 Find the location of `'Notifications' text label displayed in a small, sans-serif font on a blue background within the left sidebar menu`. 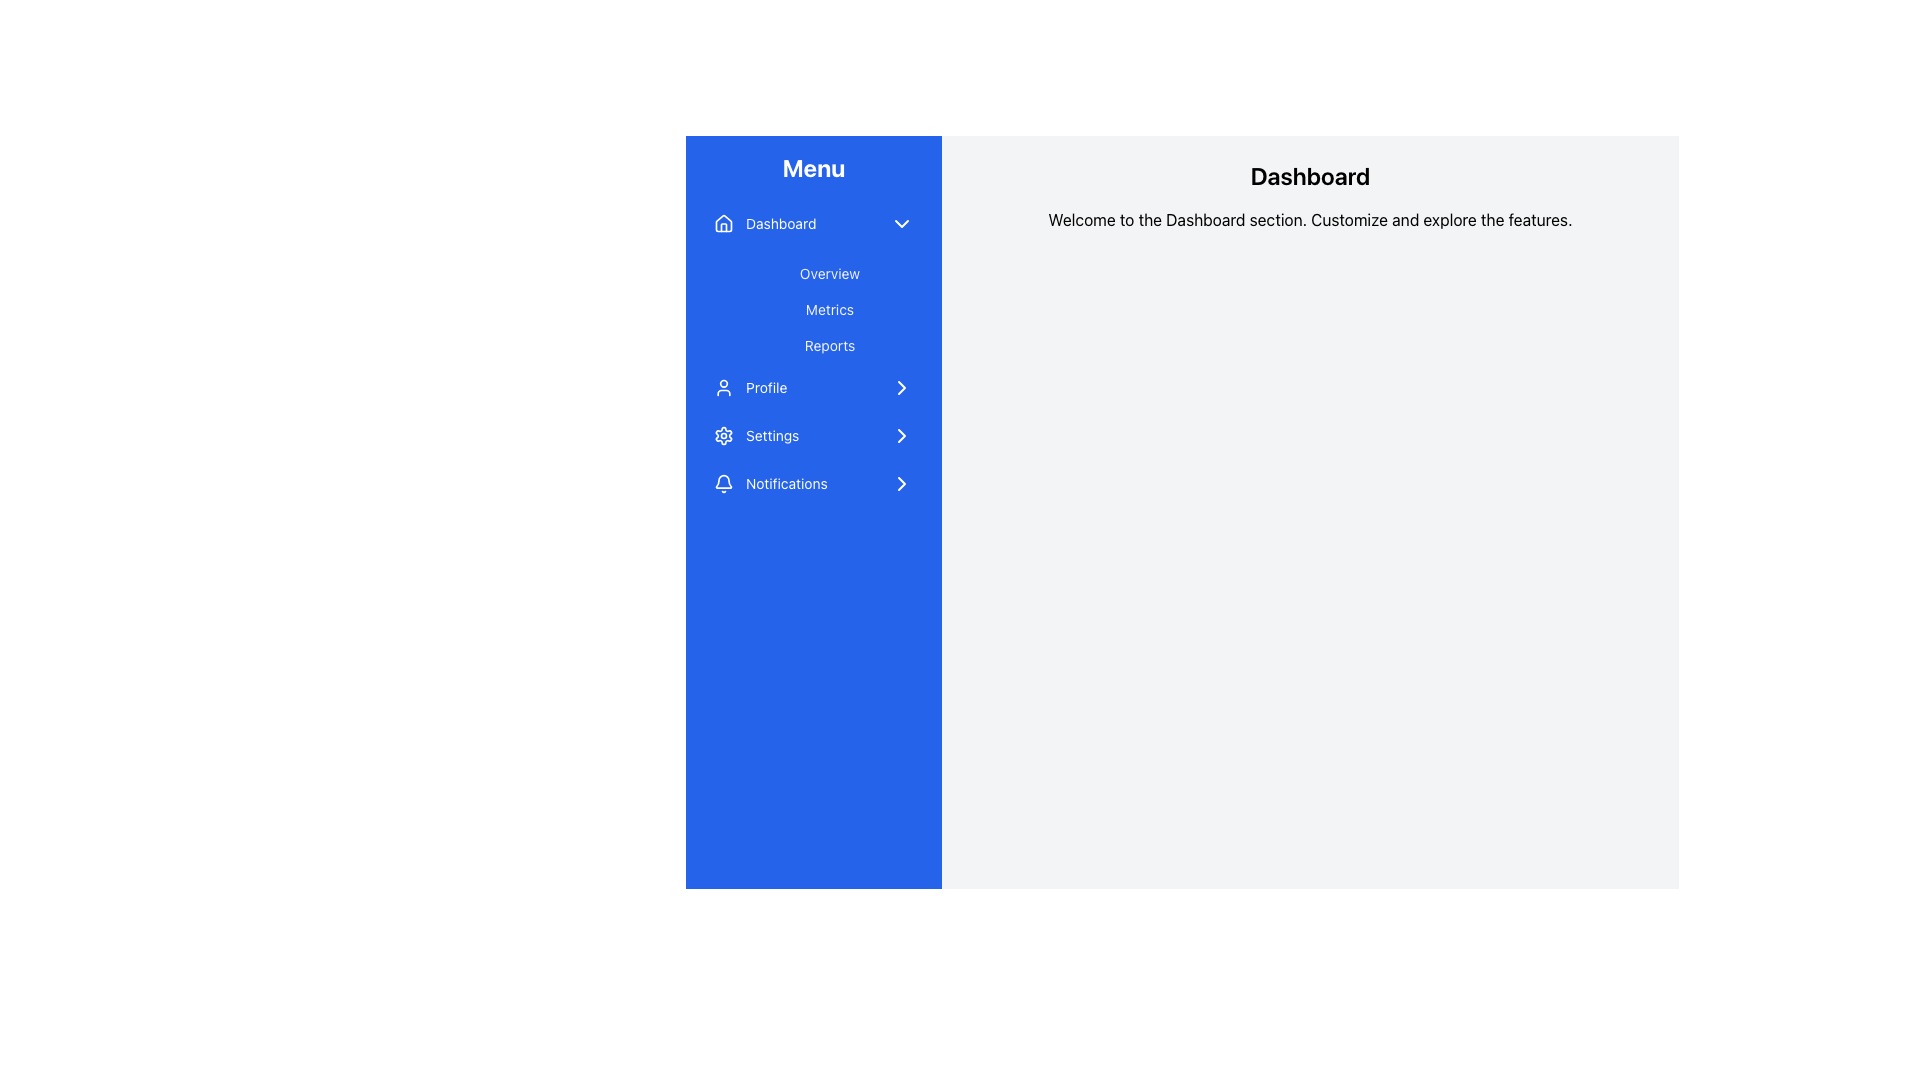

'Notifications' text label displayed in a small, sans-serif font on a blue background within the left sidebar menu is located at coordinates (785, 483).